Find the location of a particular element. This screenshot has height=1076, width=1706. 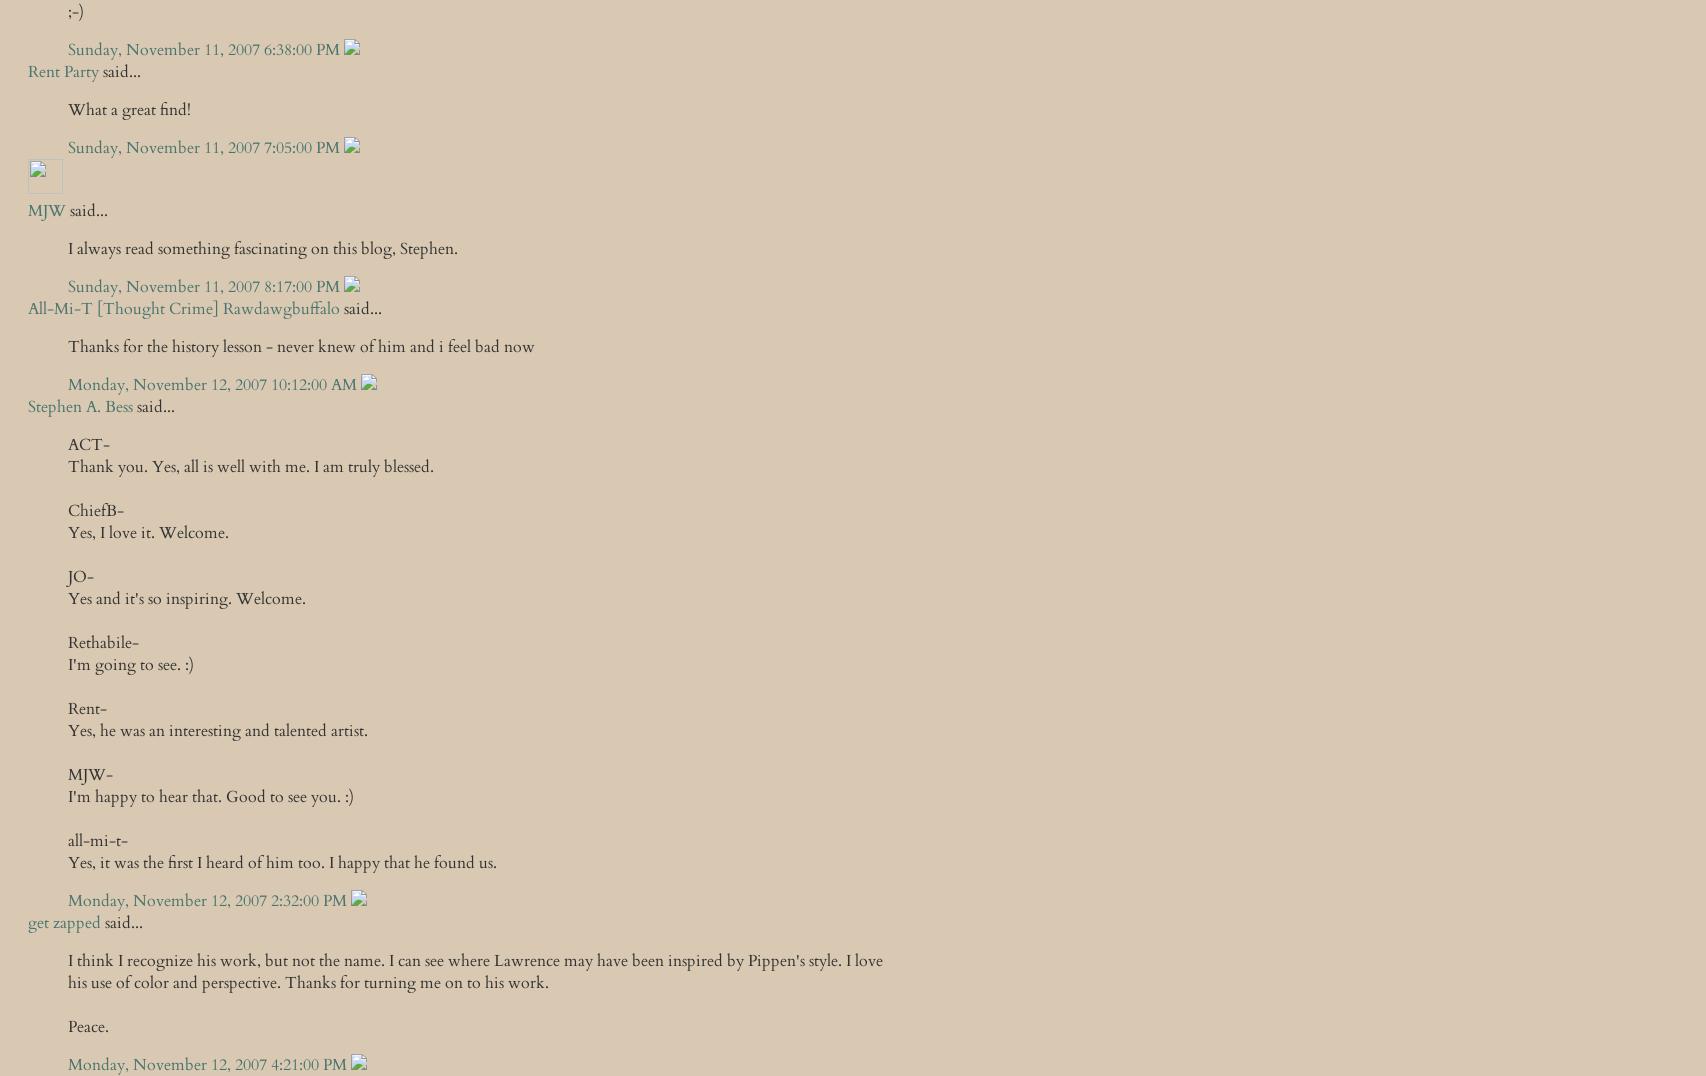

'I'm going to see.  :)' is located at coordinates (131, 663).